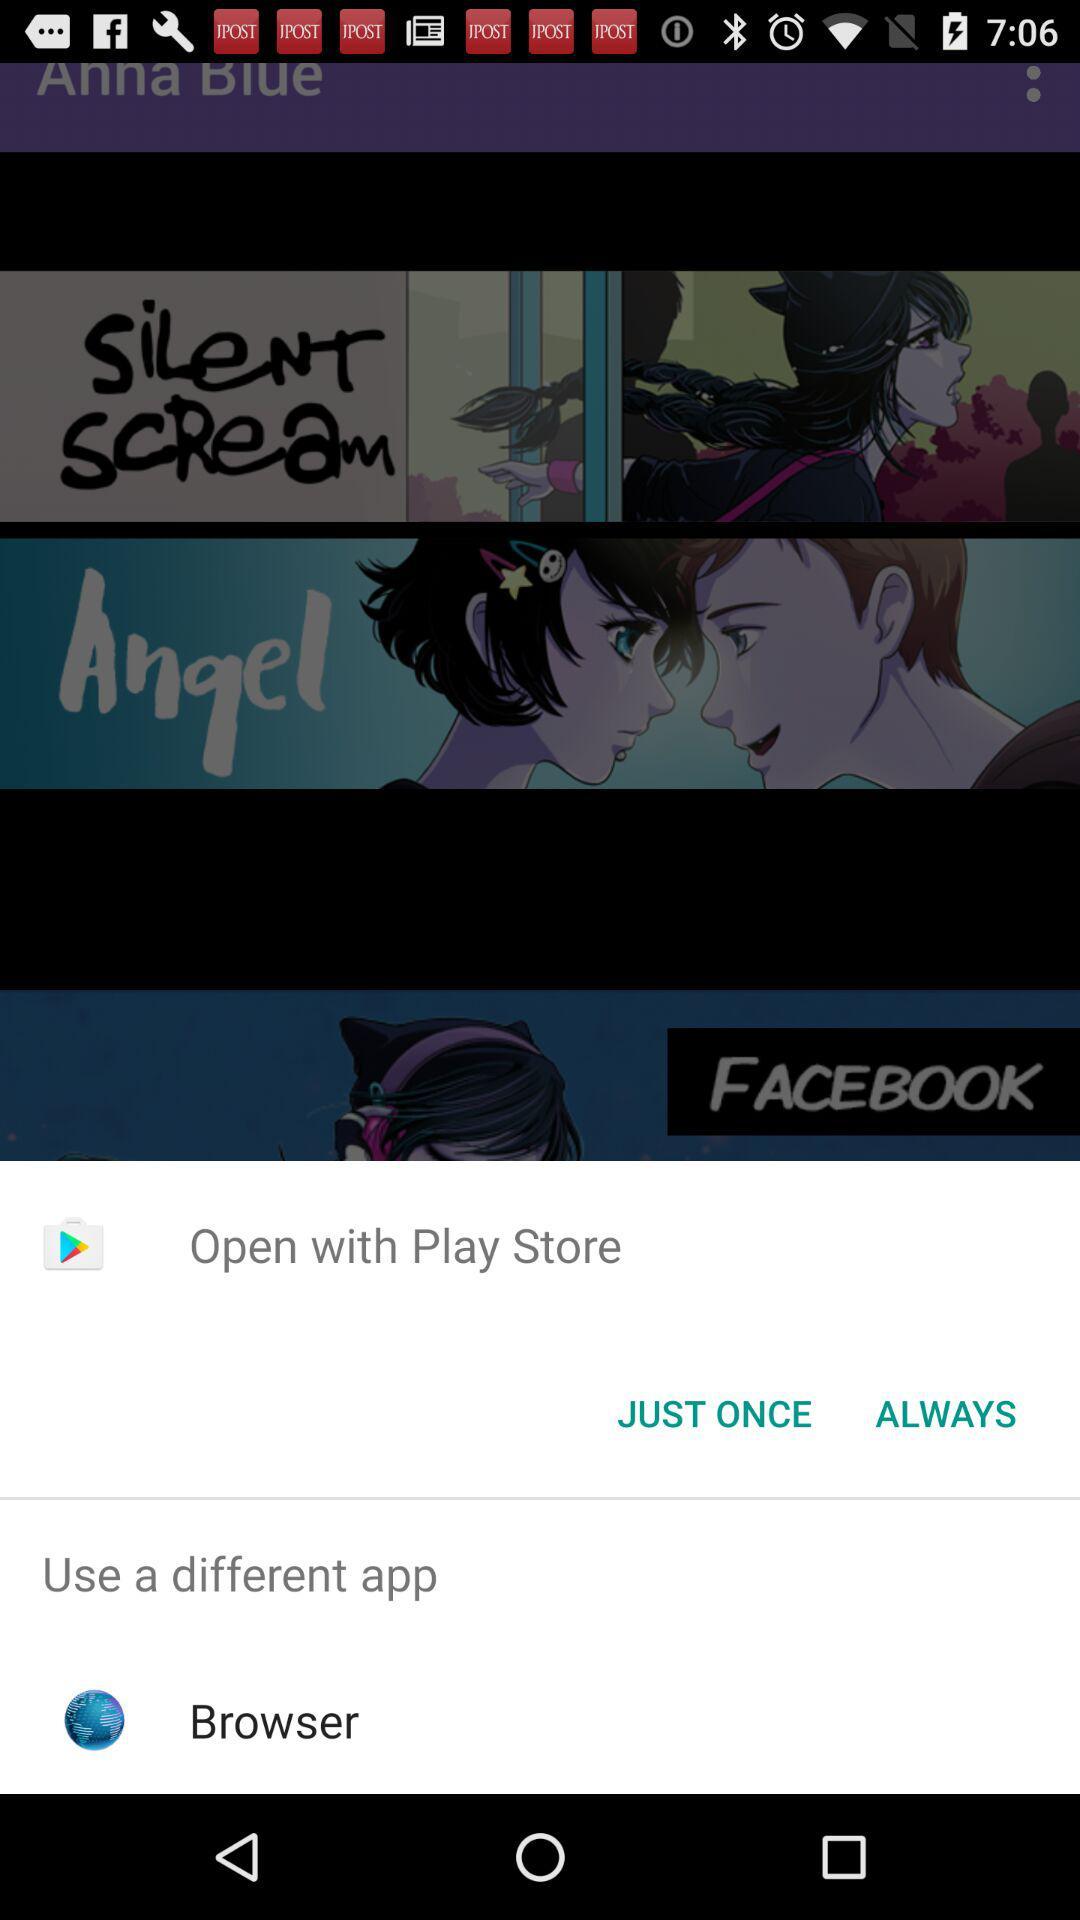  I want to click on the just once icon, so click(713, 1411).